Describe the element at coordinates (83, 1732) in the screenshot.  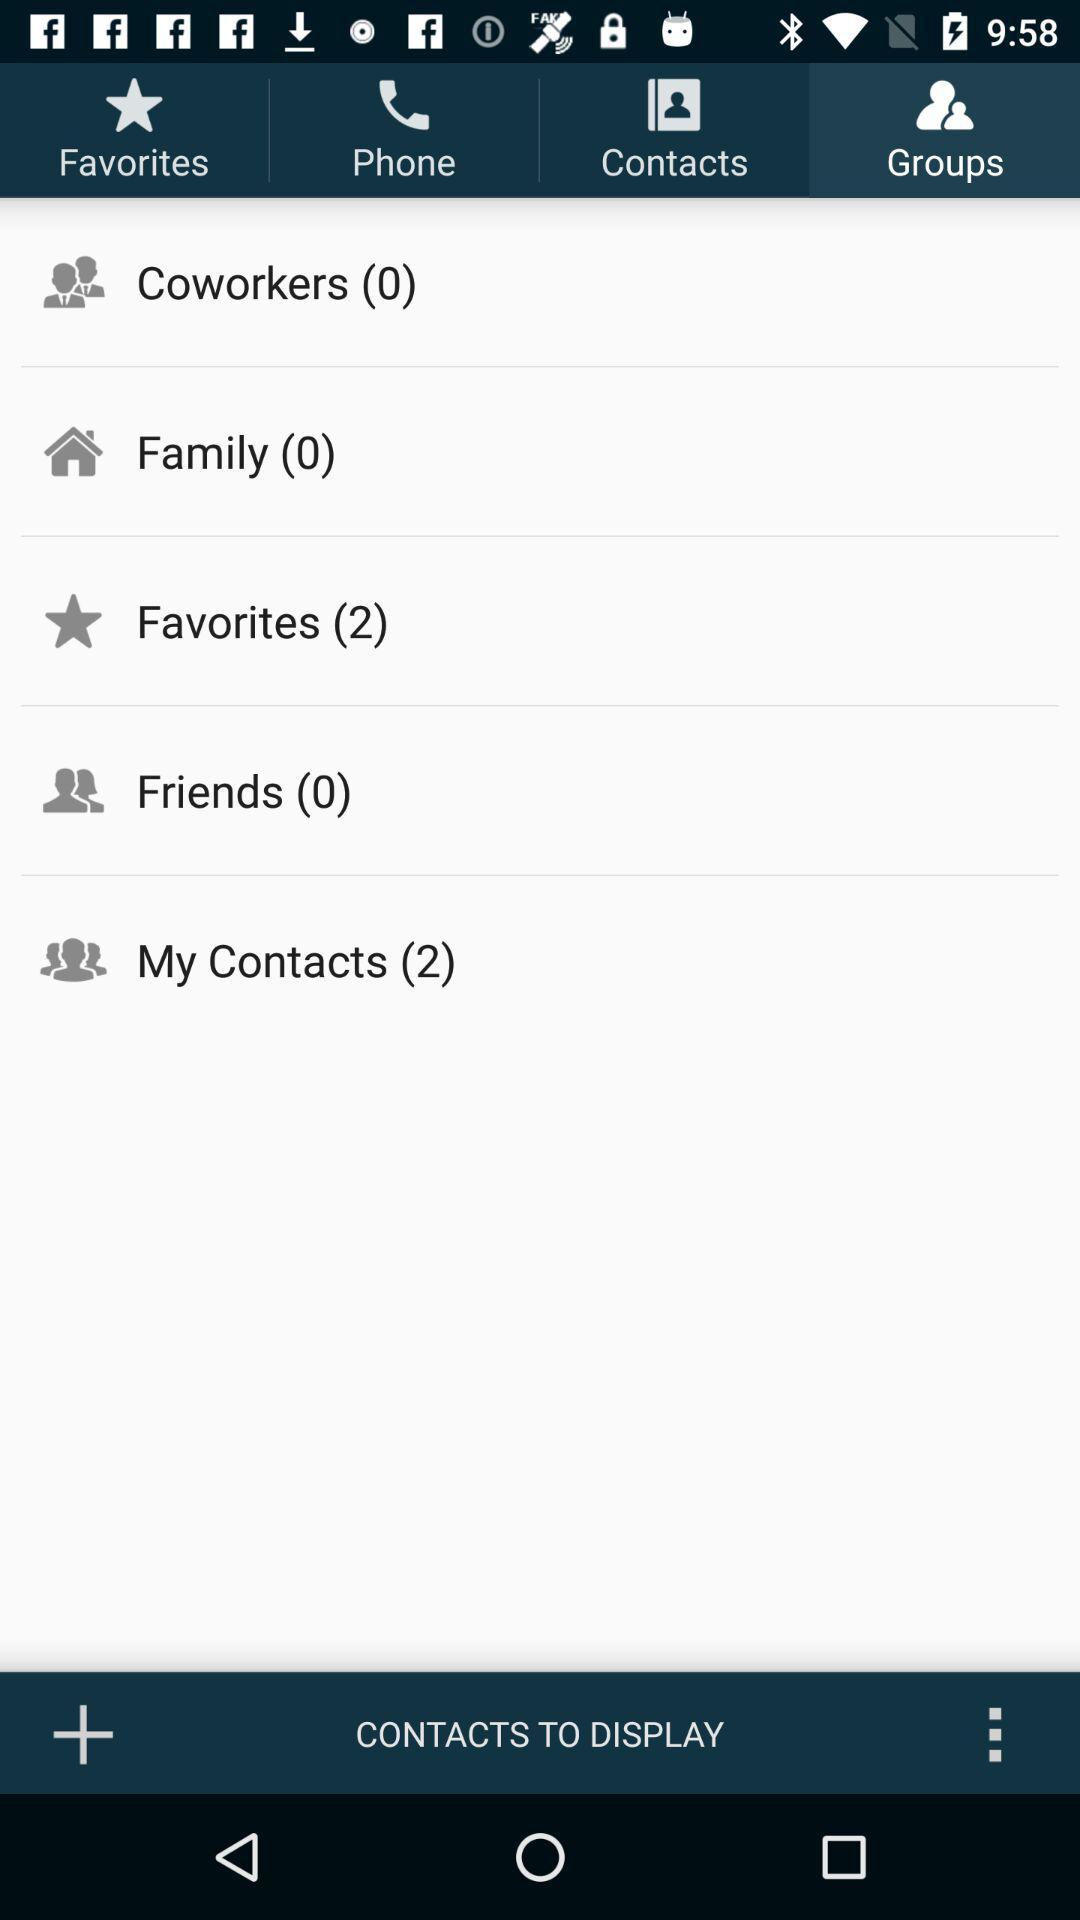
I see `the icon to the left of contacts to display` at that location.